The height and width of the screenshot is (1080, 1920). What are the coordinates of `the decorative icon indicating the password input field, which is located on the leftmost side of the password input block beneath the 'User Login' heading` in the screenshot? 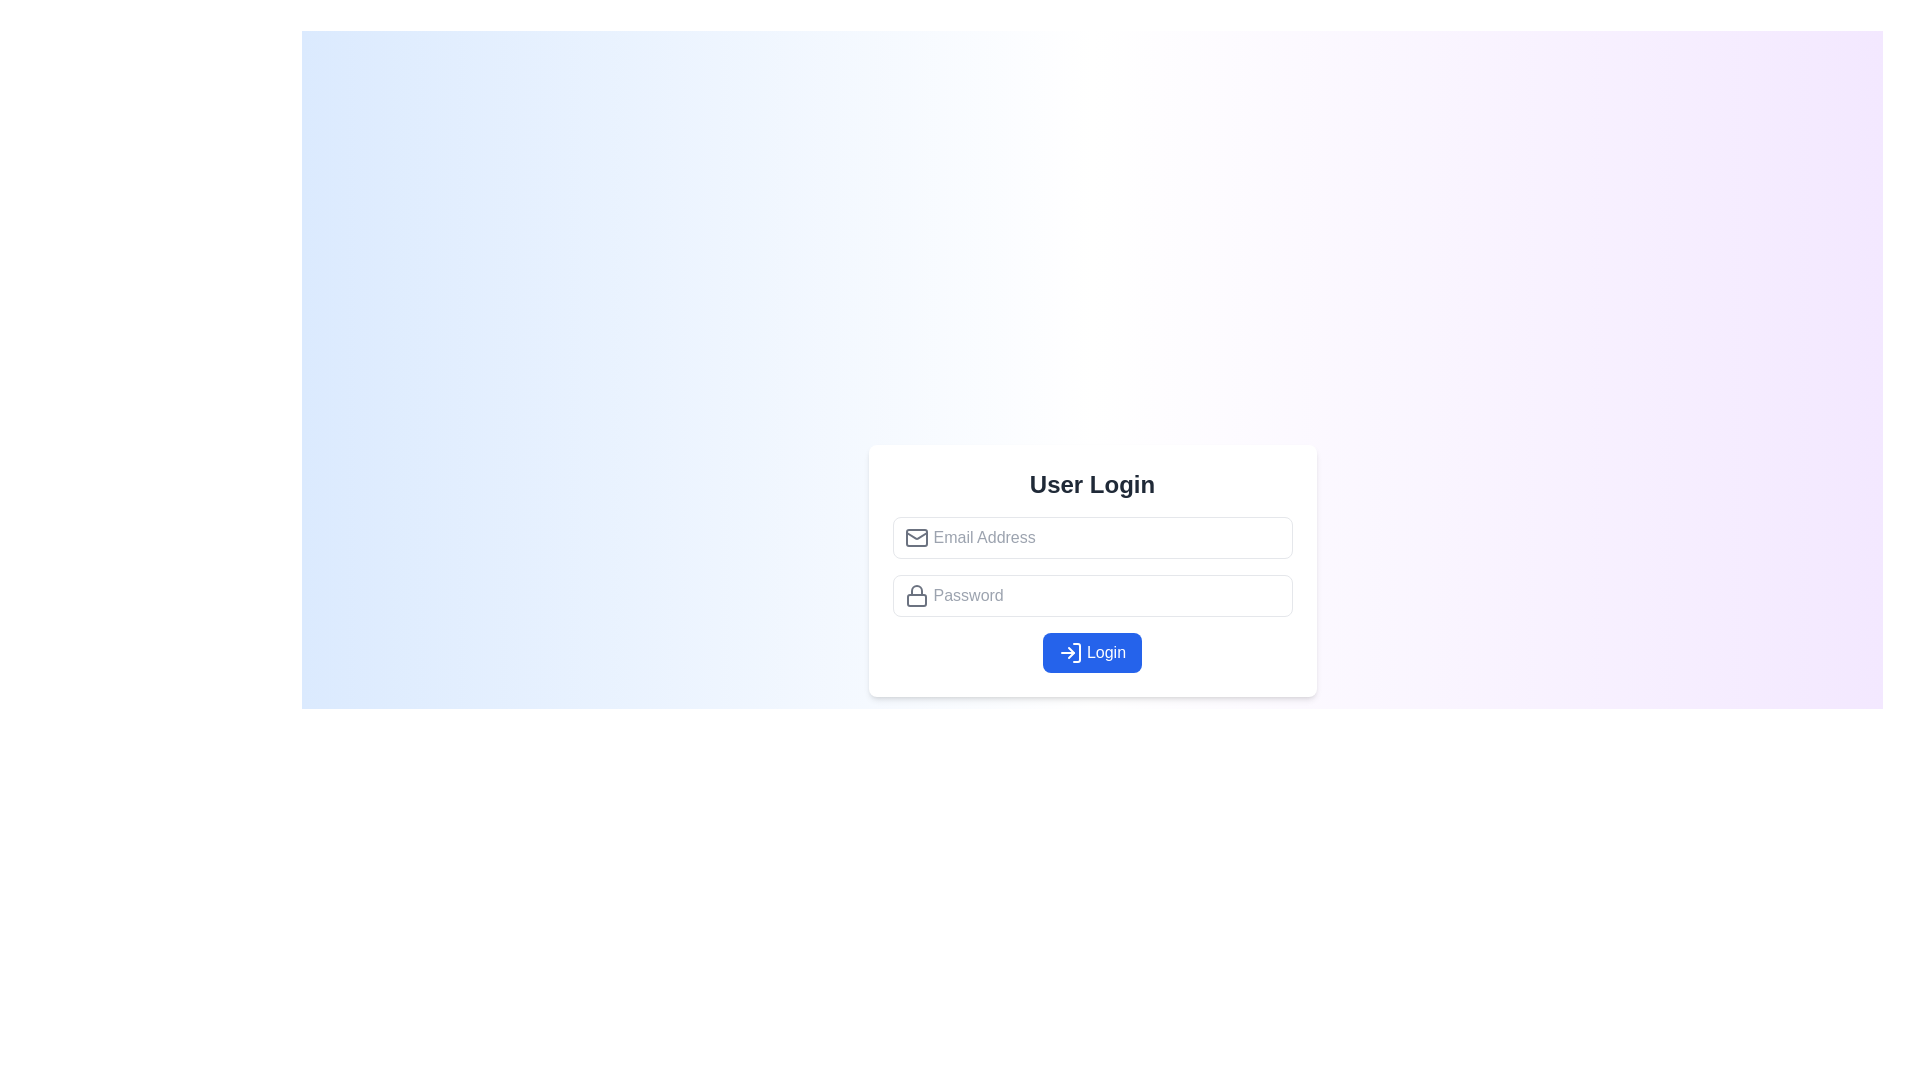 It's located at (915, 595).